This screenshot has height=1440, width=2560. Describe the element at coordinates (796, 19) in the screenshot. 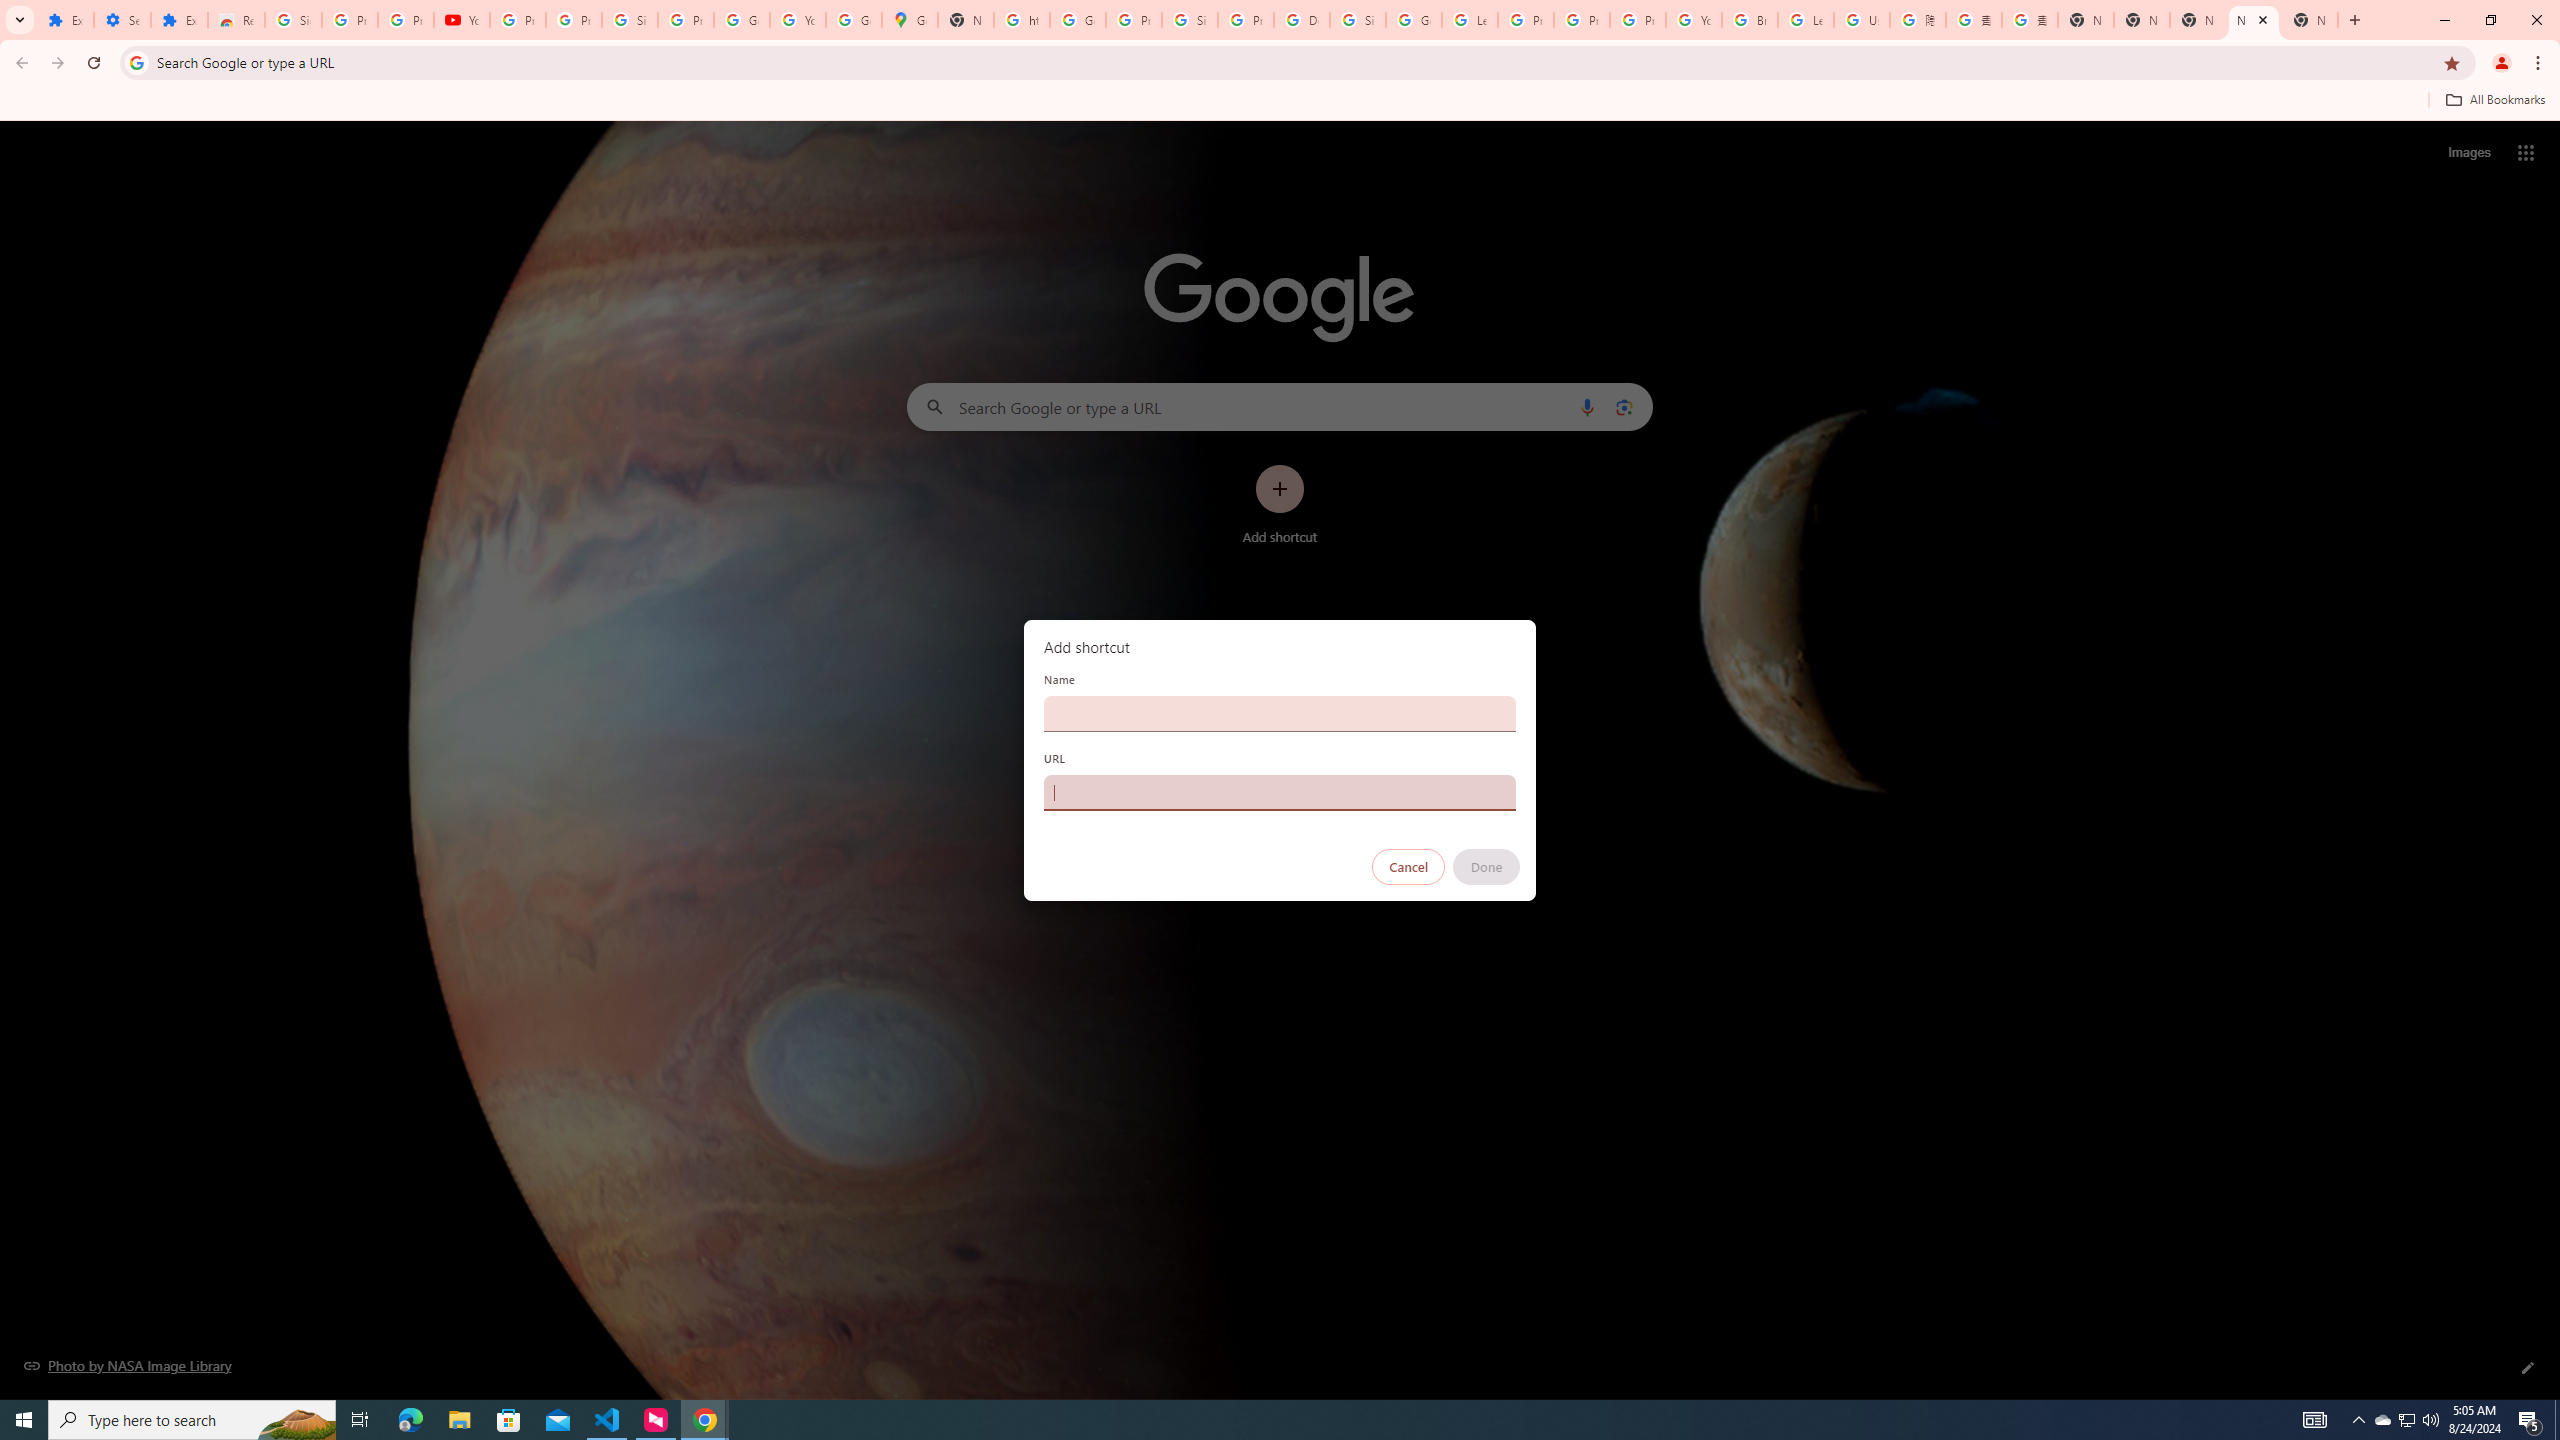

I see `'YouTube'` at that location.